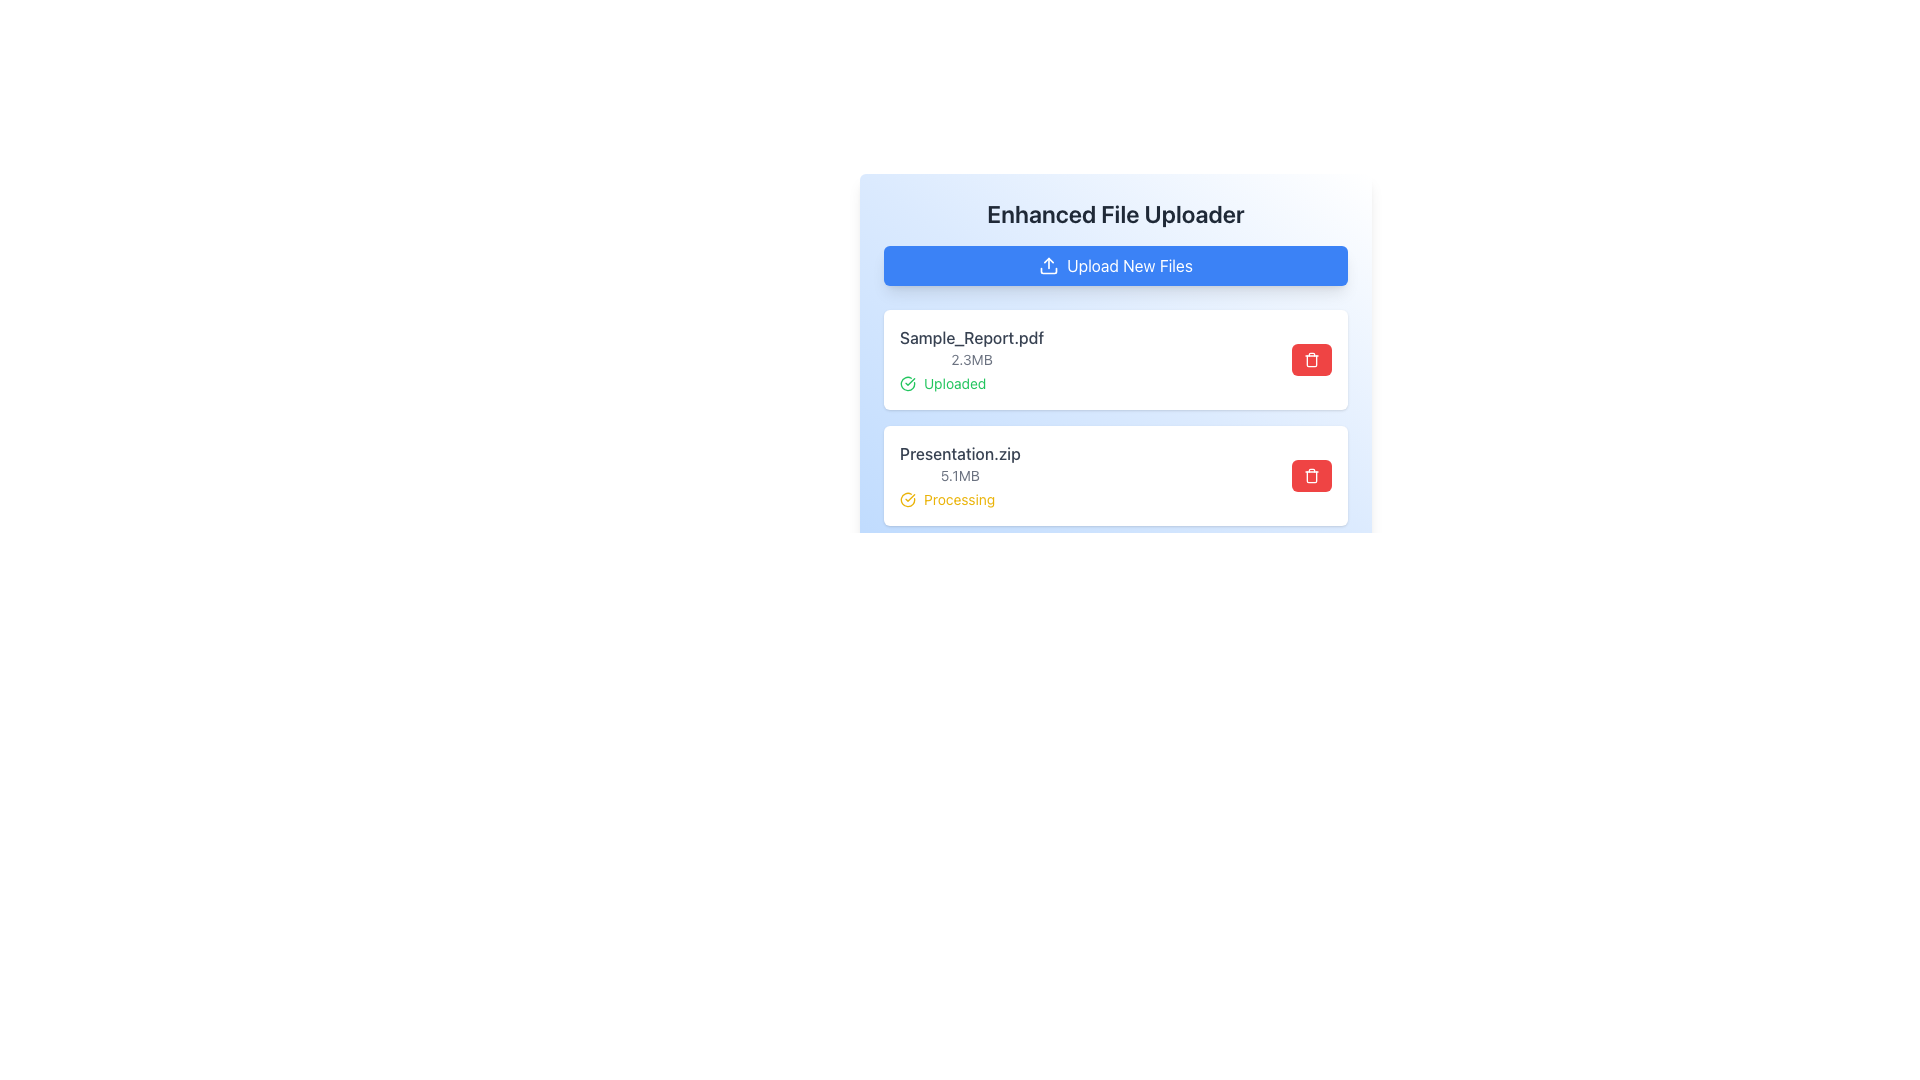 The image size is (1920, 1080). What do you see at coordinates (1048, 265) in the screenshot?
I see `the upward arrow icon located on the left side of the 'Upload New Files' blue button` at bounding box center [1048, 265].